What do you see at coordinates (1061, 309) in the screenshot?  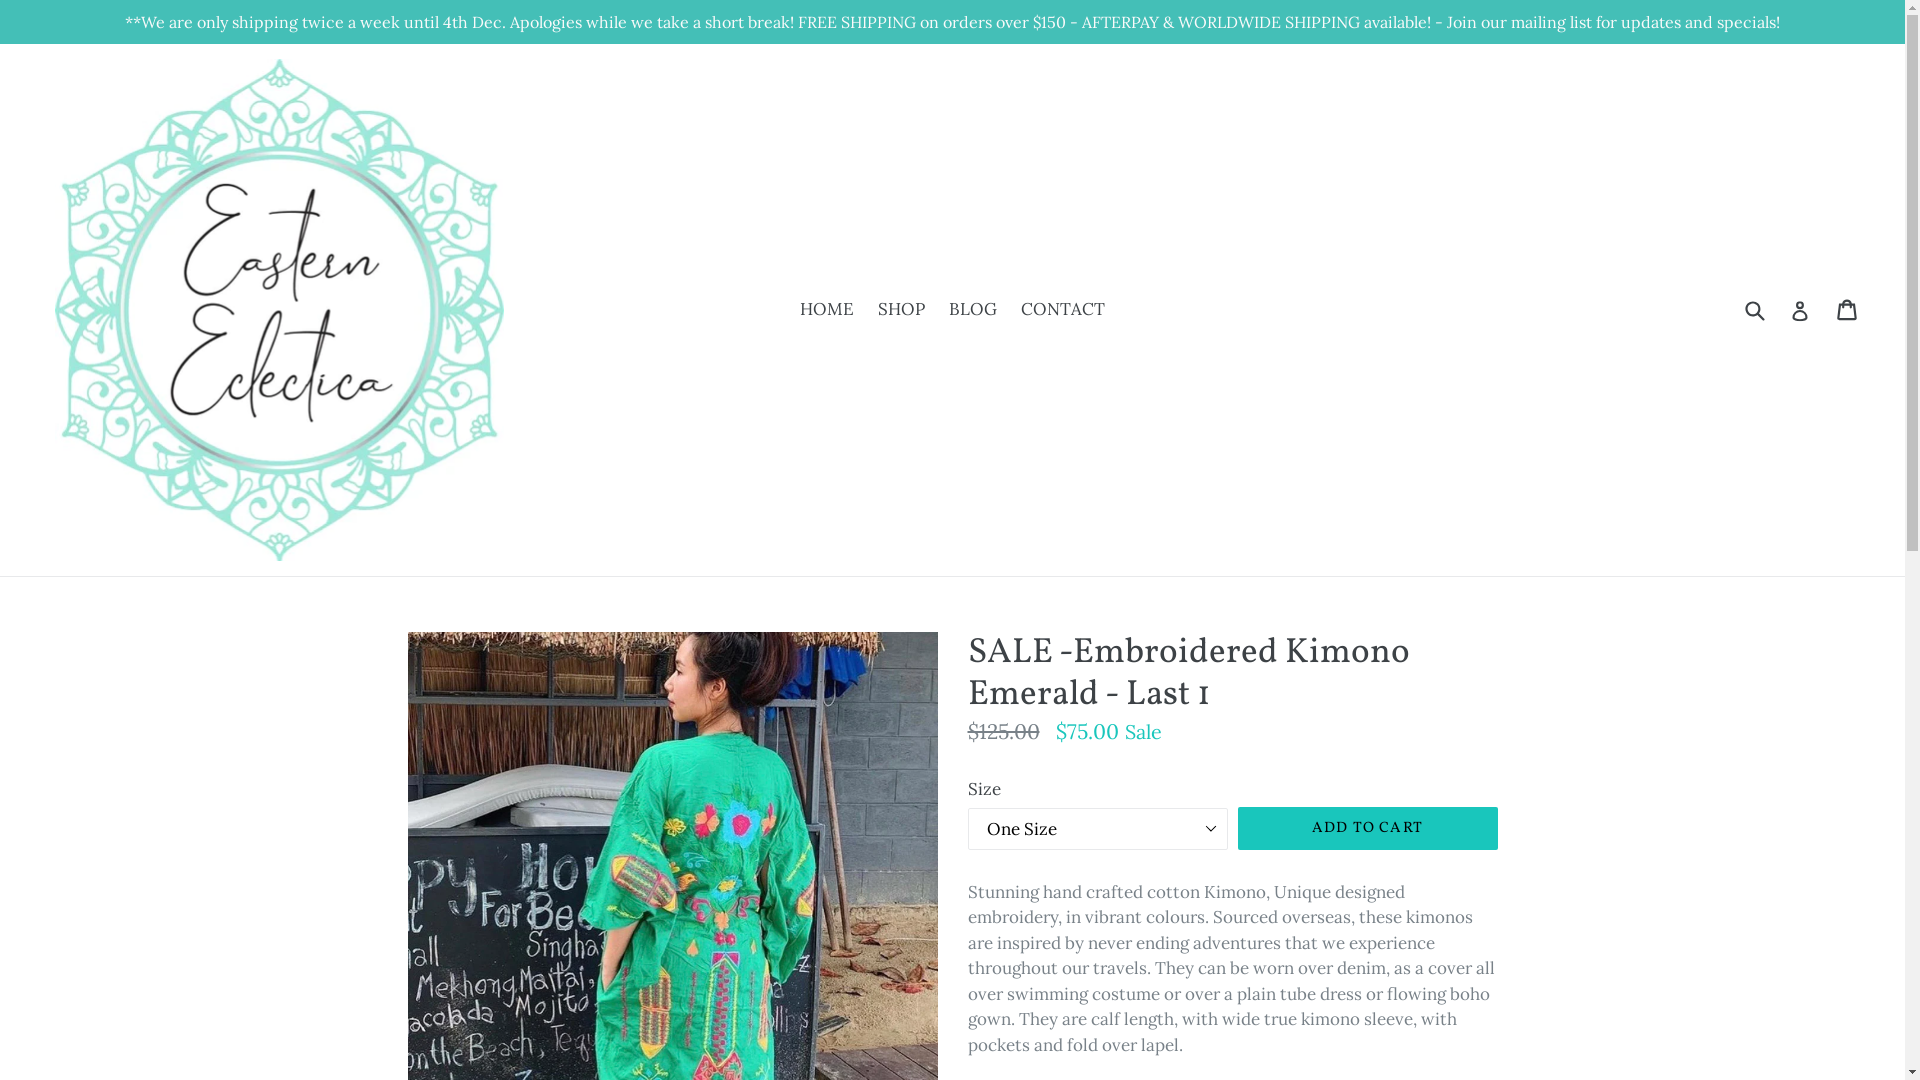 I see `'CONTACT'` at bounding box center [1061, 309].